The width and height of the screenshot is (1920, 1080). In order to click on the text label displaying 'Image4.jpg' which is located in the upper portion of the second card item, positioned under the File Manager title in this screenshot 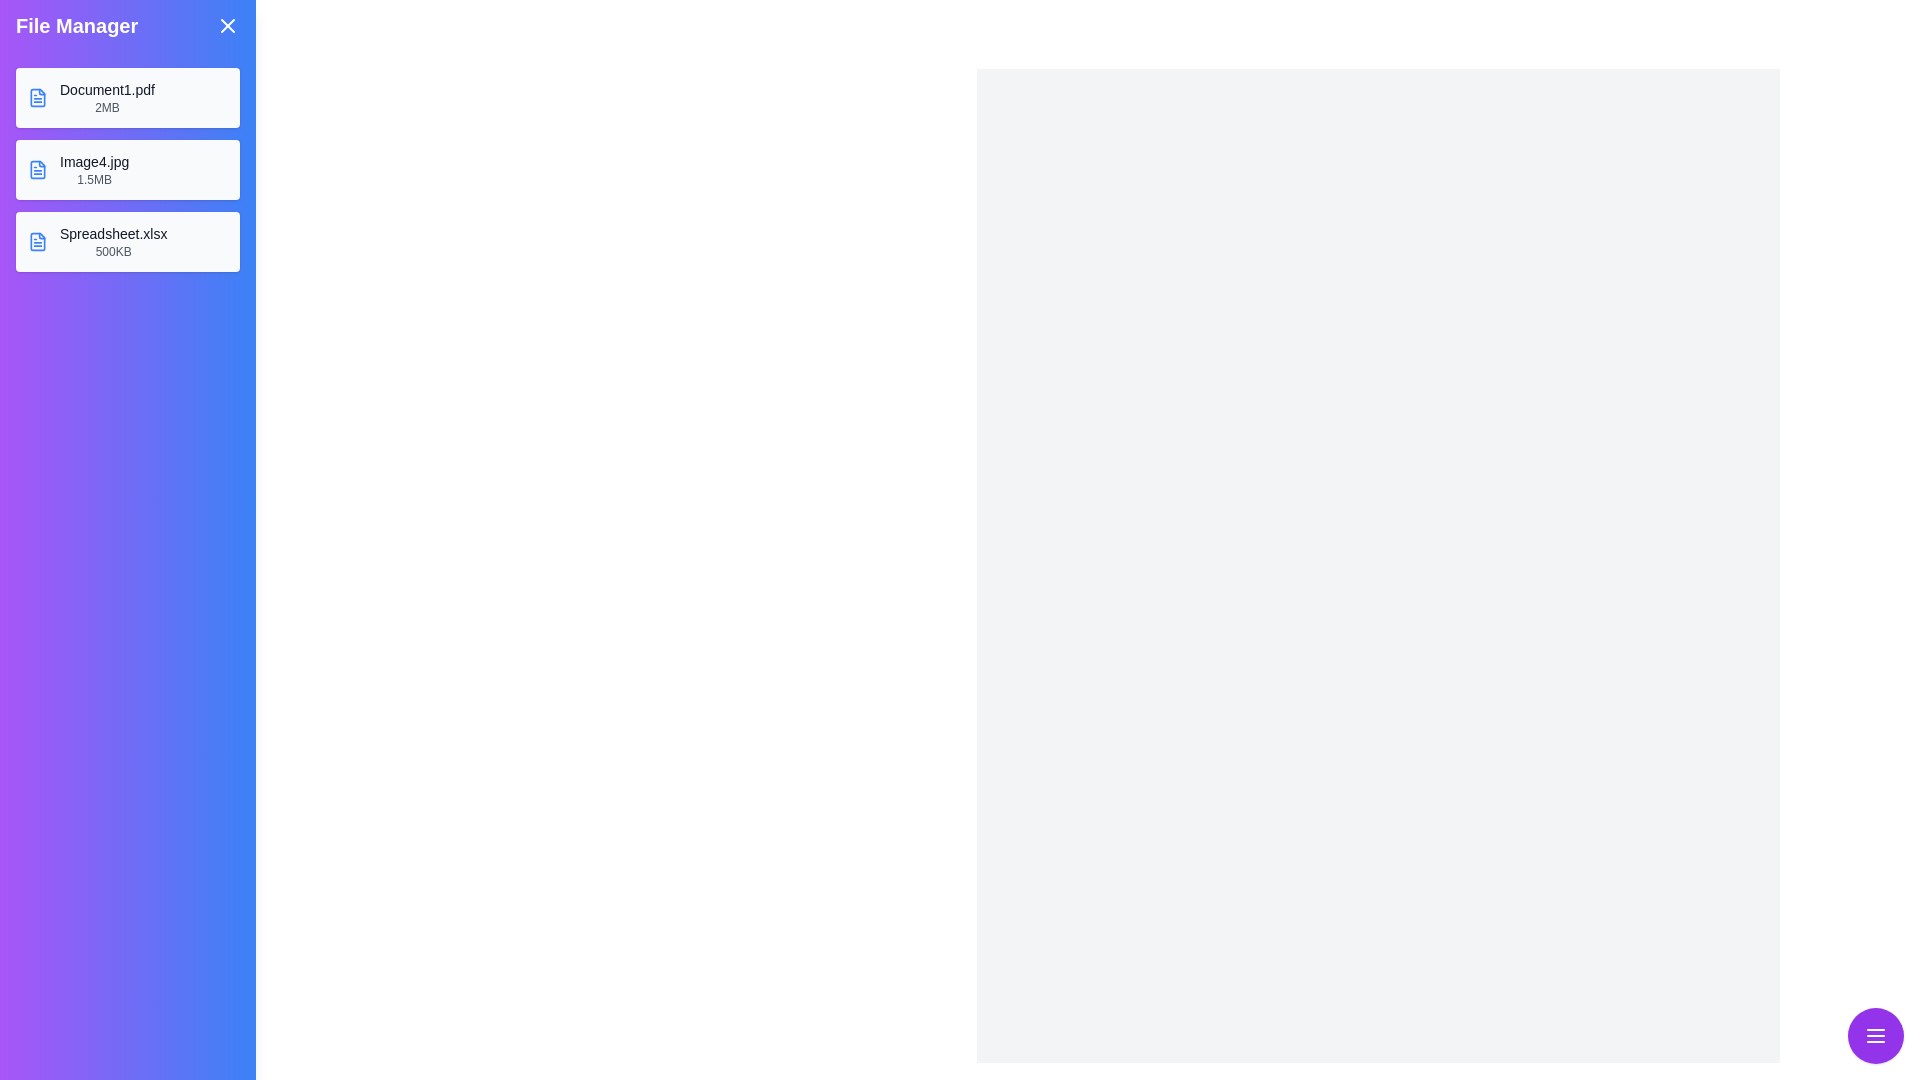, I will do `click(93, 161)`.